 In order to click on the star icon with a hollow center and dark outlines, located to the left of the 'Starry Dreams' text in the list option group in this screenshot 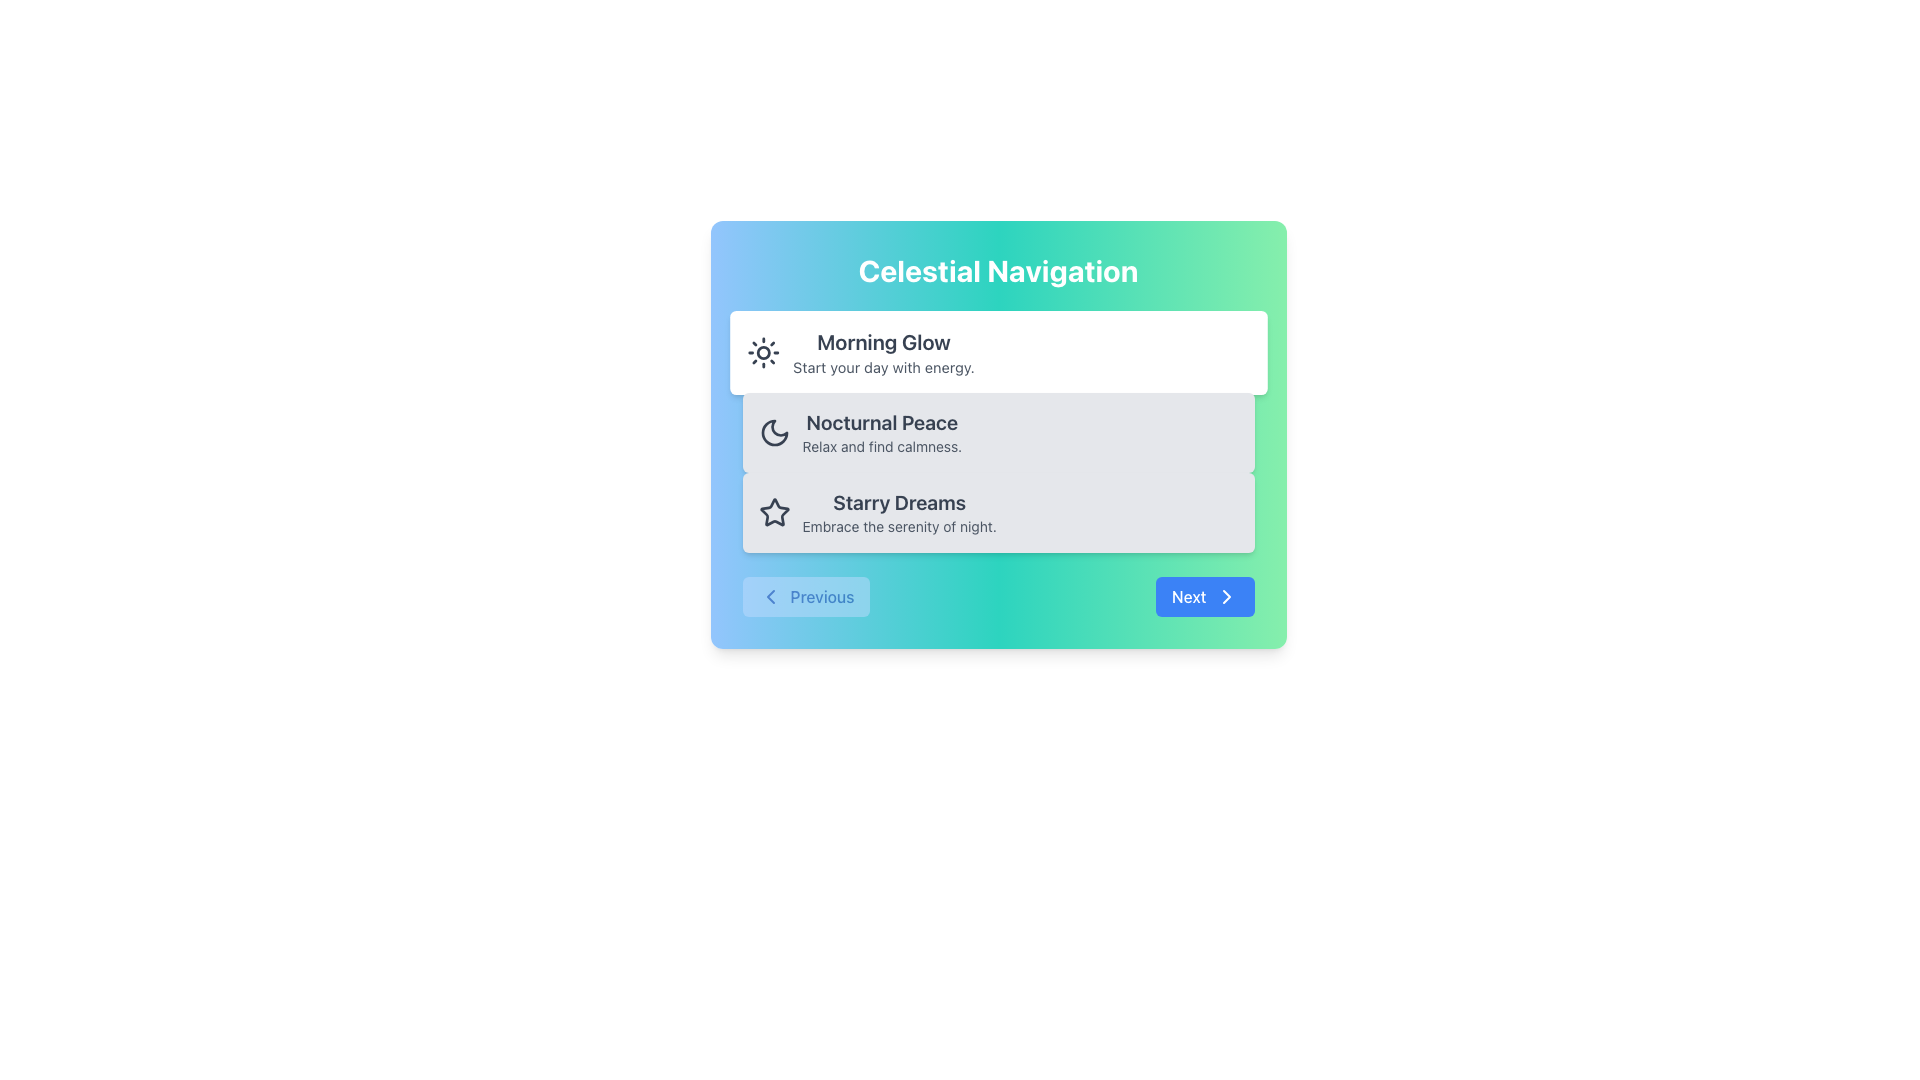, I will do `click(773, 511)`.